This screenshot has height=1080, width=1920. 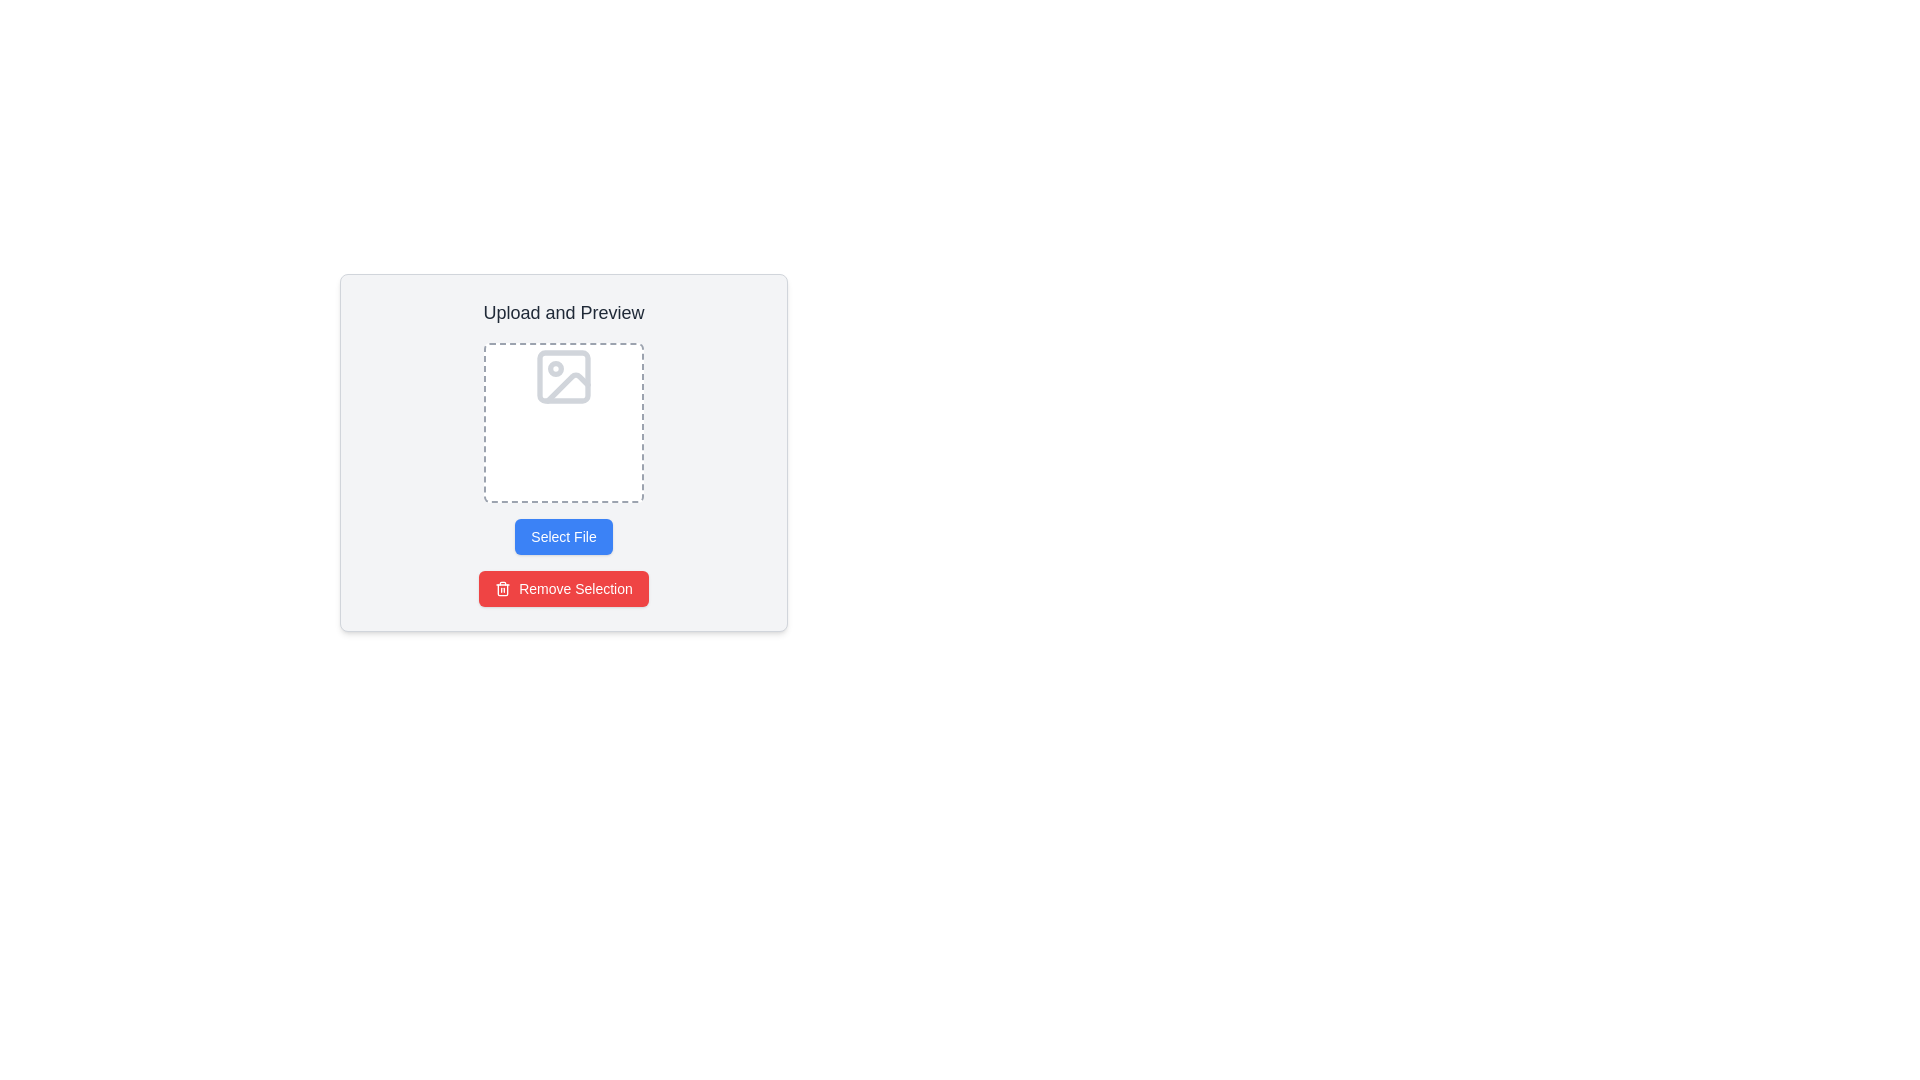 I want to click on the blue 'Select File' button with white text, which is located underneath a dashed box and above a red 'Remove Selection' button, so click(x=562, y=535).